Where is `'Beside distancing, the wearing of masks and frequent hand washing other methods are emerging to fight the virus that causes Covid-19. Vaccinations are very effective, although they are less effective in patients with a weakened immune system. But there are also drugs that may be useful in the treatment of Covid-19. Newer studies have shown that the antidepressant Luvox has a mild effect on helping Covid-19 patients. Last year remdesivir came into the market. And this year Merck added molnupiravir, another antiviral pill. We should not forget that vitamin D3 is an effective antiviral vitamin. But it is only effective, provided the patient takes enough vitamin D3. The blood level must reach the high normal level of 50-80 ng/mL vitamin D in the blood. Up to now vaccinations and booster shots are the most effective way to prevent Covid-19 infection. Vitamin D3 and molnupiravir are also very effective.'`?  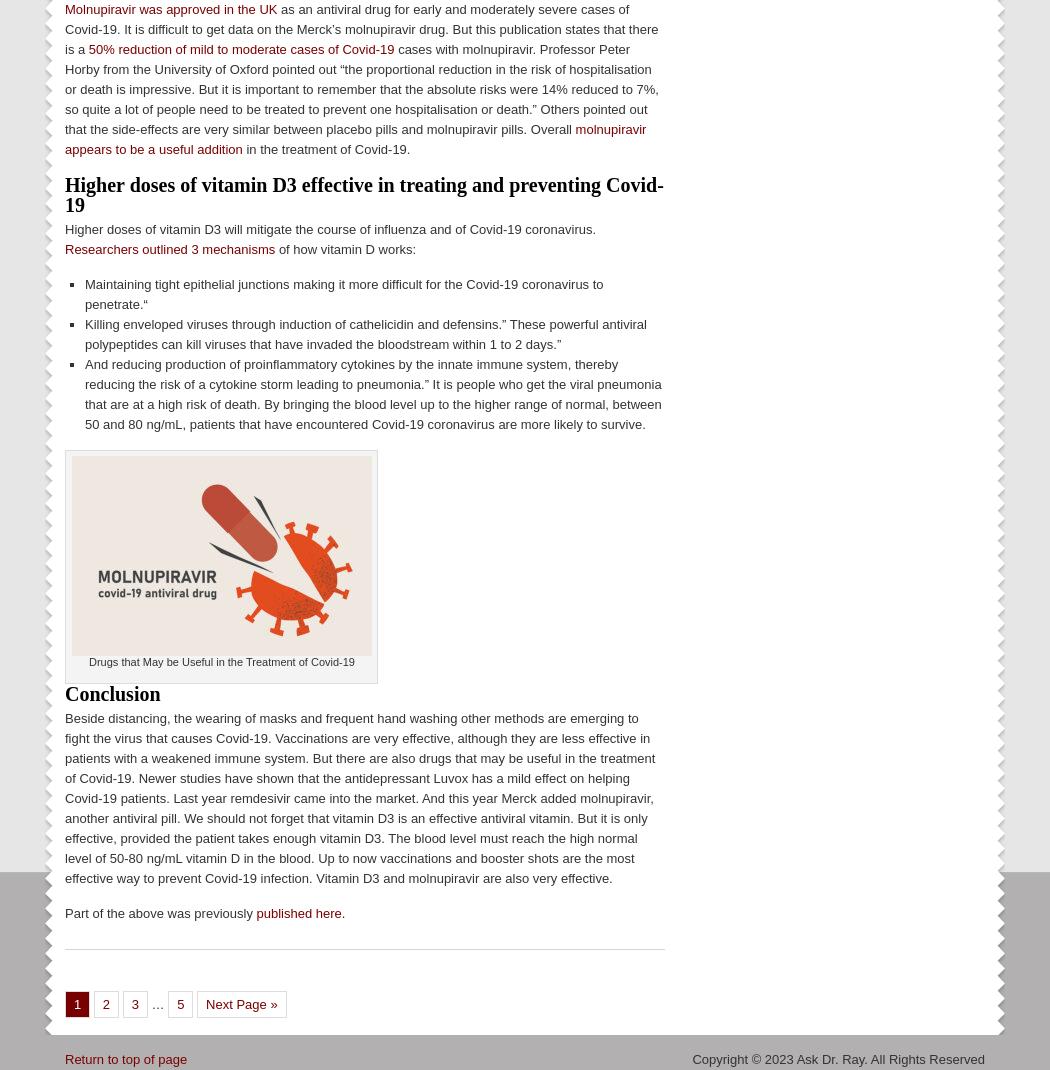 'Beside distancing, the wearing of masks and frequent hand washing other methods are emerging to fight the virus that causes Covid-19. Vaccinations are very effective, although they are less effective in patients with a weakened immune system. But there are also drugs that may be useful in the treatment of Covid-19. Newer studies have shown that the antidepressant Luvox has a mild effect on helping Covid-19 patients. Last year remdesivir came into the market. And this year Merck added molnupiravir, another antiviral pill. We should not forget that vitamin D3 is an effective antiviral vitamin. But it is only effective, provided the patient takes enough vitamin D3. The blood level must reach the high normal level of 50-80 ng/mL vitamin D in the blood. Up to now vaccinations and booster shots are the most effective way to prevent Covid-19 infection. Vitamin D3 and molnupiravir are also very effective.' is located at coordinates (359, 796).